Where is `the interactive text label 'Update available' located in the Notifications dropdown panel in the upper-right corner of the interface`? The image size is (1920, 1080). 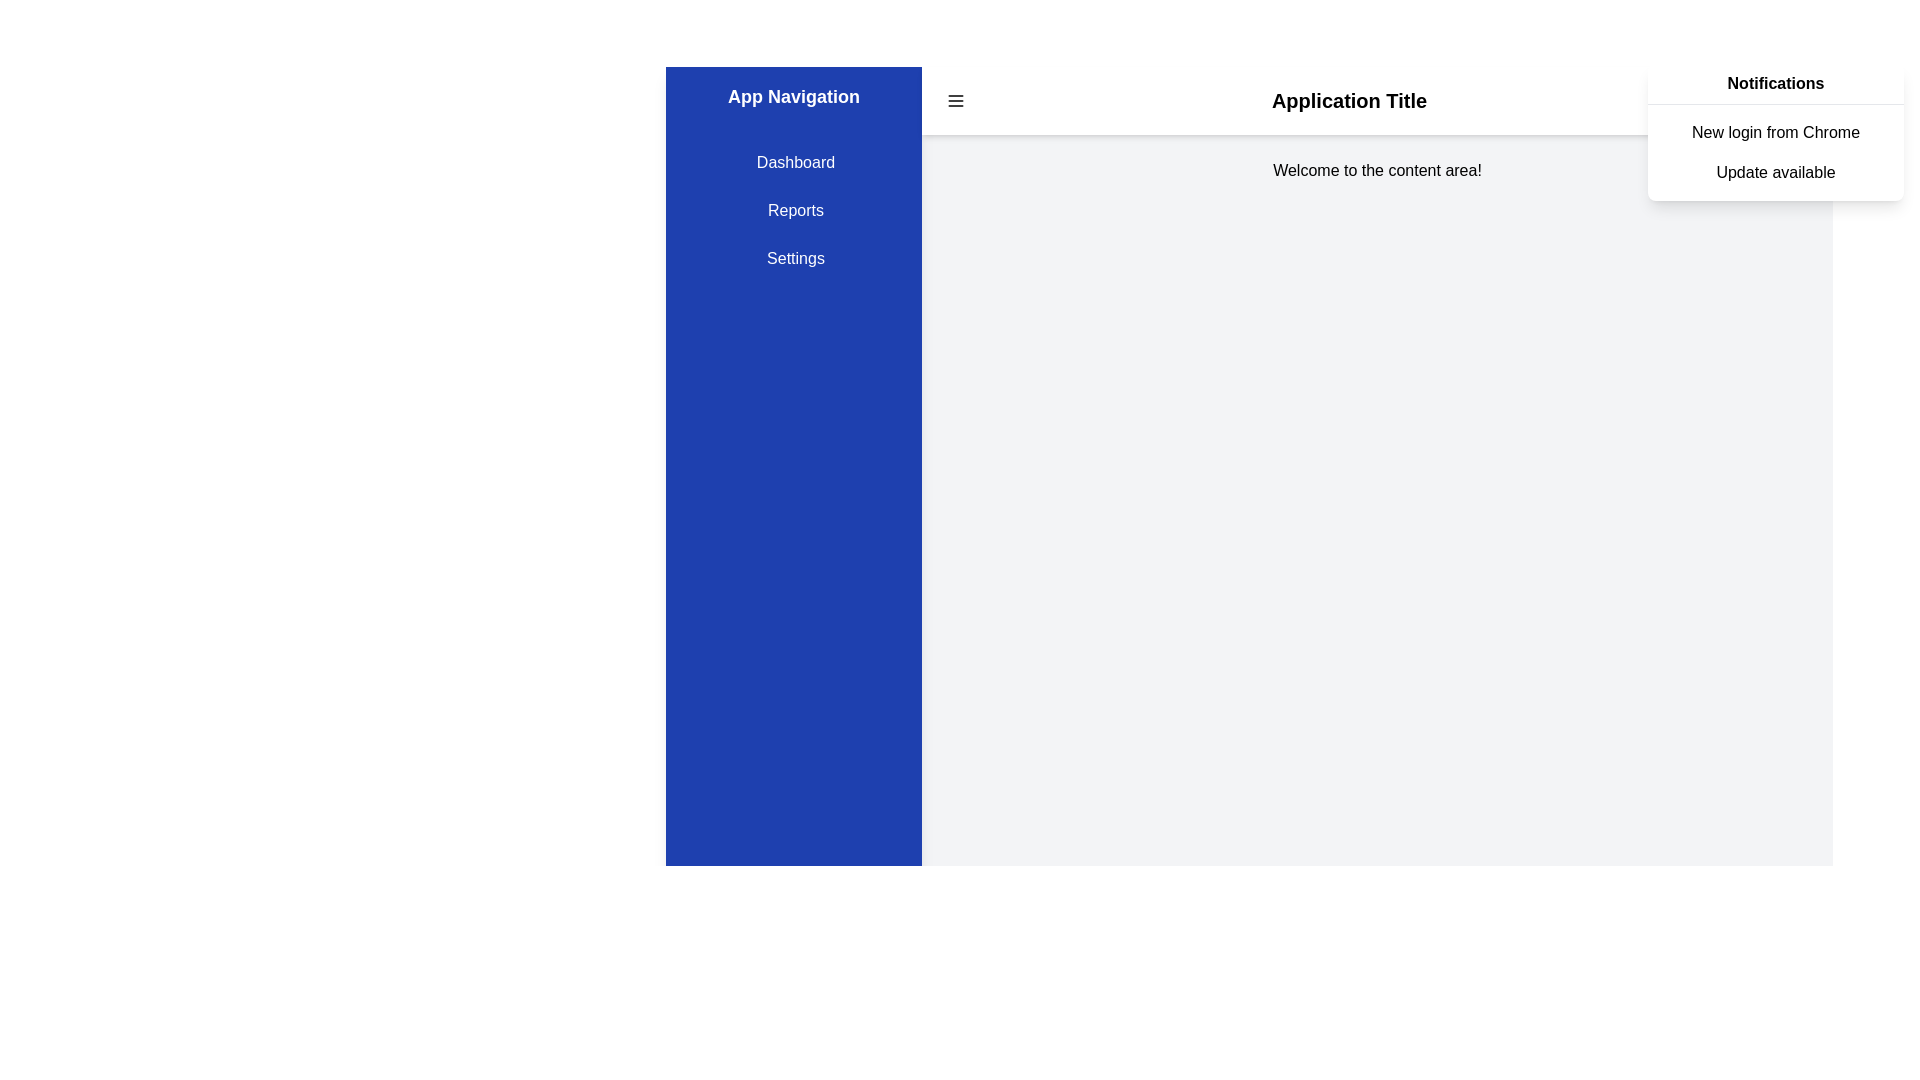
the interactive text label 'Update available' located in the Notifications dropdown panel in the upper-right corner of the interface is located at coordinates (1776, 172).